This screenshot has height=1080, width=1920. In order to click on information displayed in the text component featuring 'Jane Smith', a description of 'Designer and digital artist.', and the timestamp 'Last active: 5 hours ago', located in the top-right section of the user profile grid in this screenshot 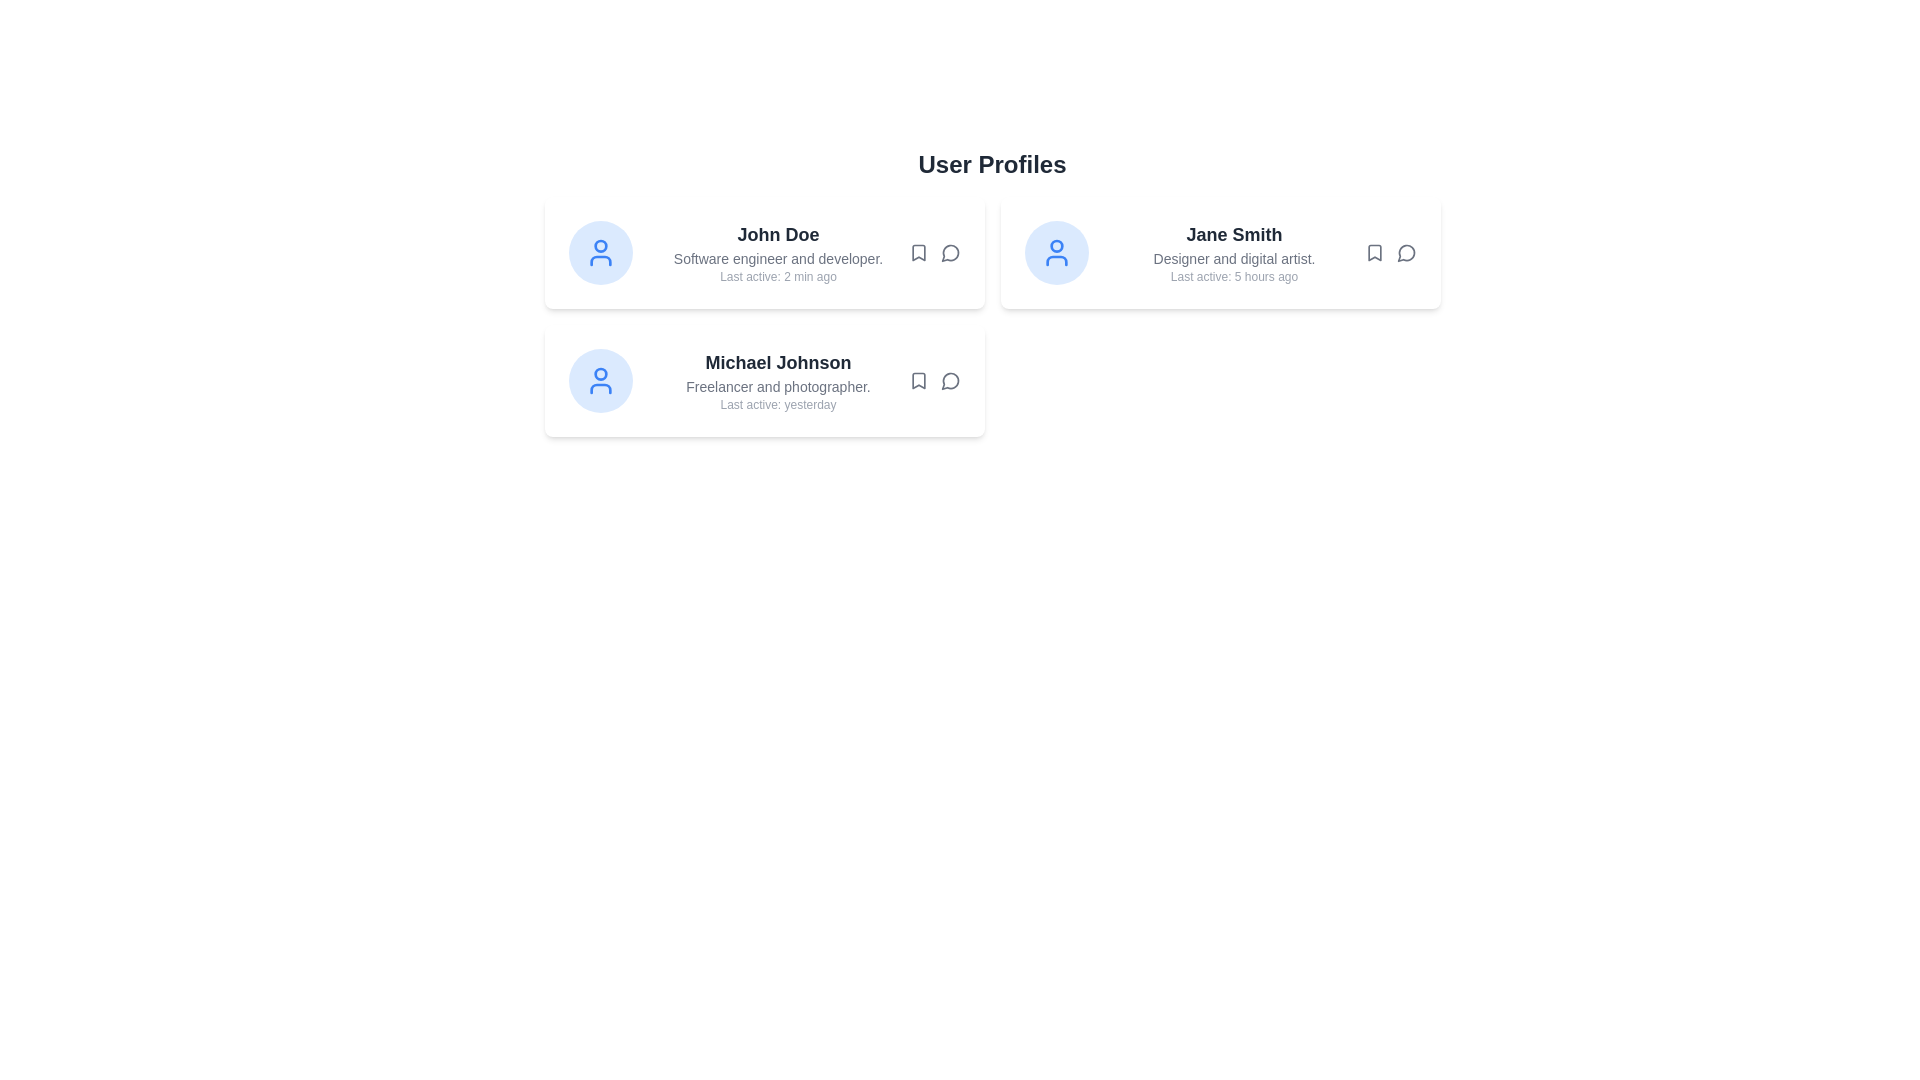, I will do `click(1233, 252)`.